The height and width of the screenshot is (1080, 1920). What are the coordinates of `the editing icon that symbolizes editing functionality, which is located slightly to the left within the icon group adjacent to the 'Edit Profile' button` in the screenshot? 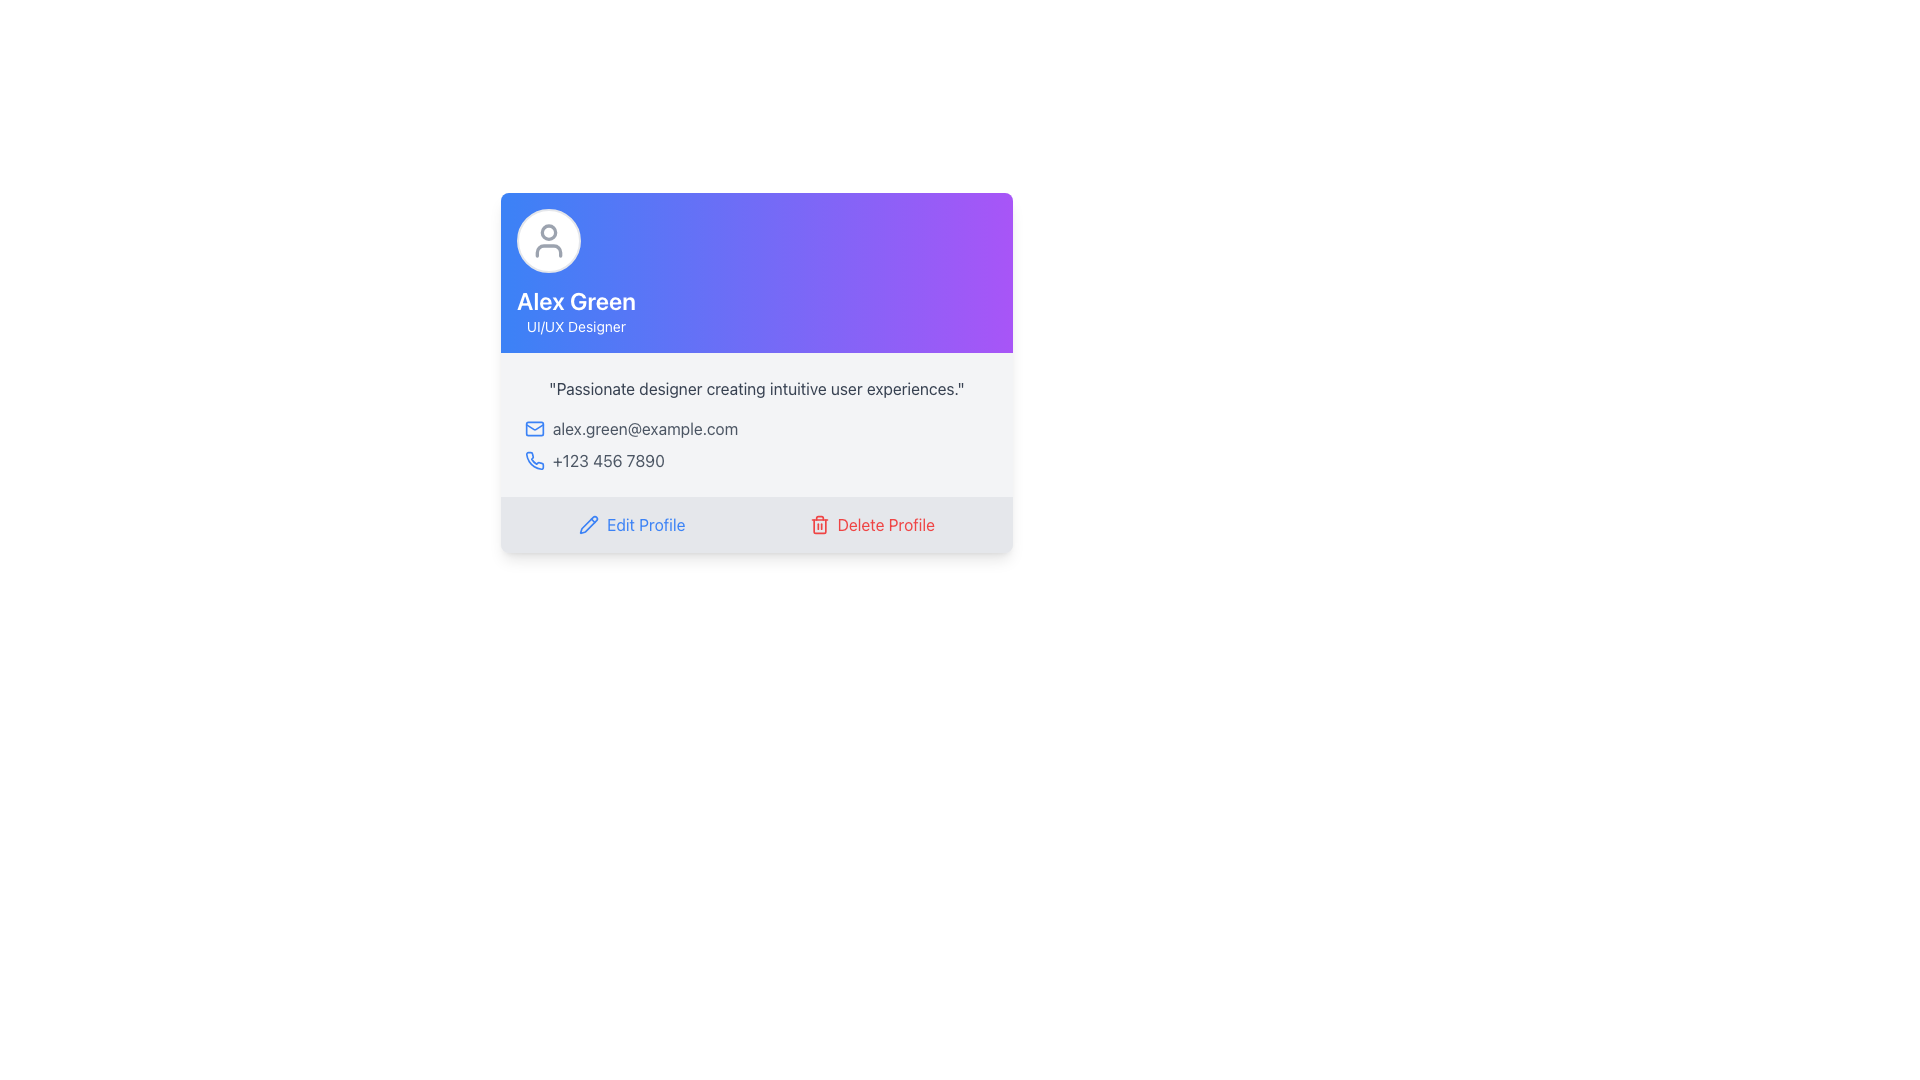 It's located at (588, 523).